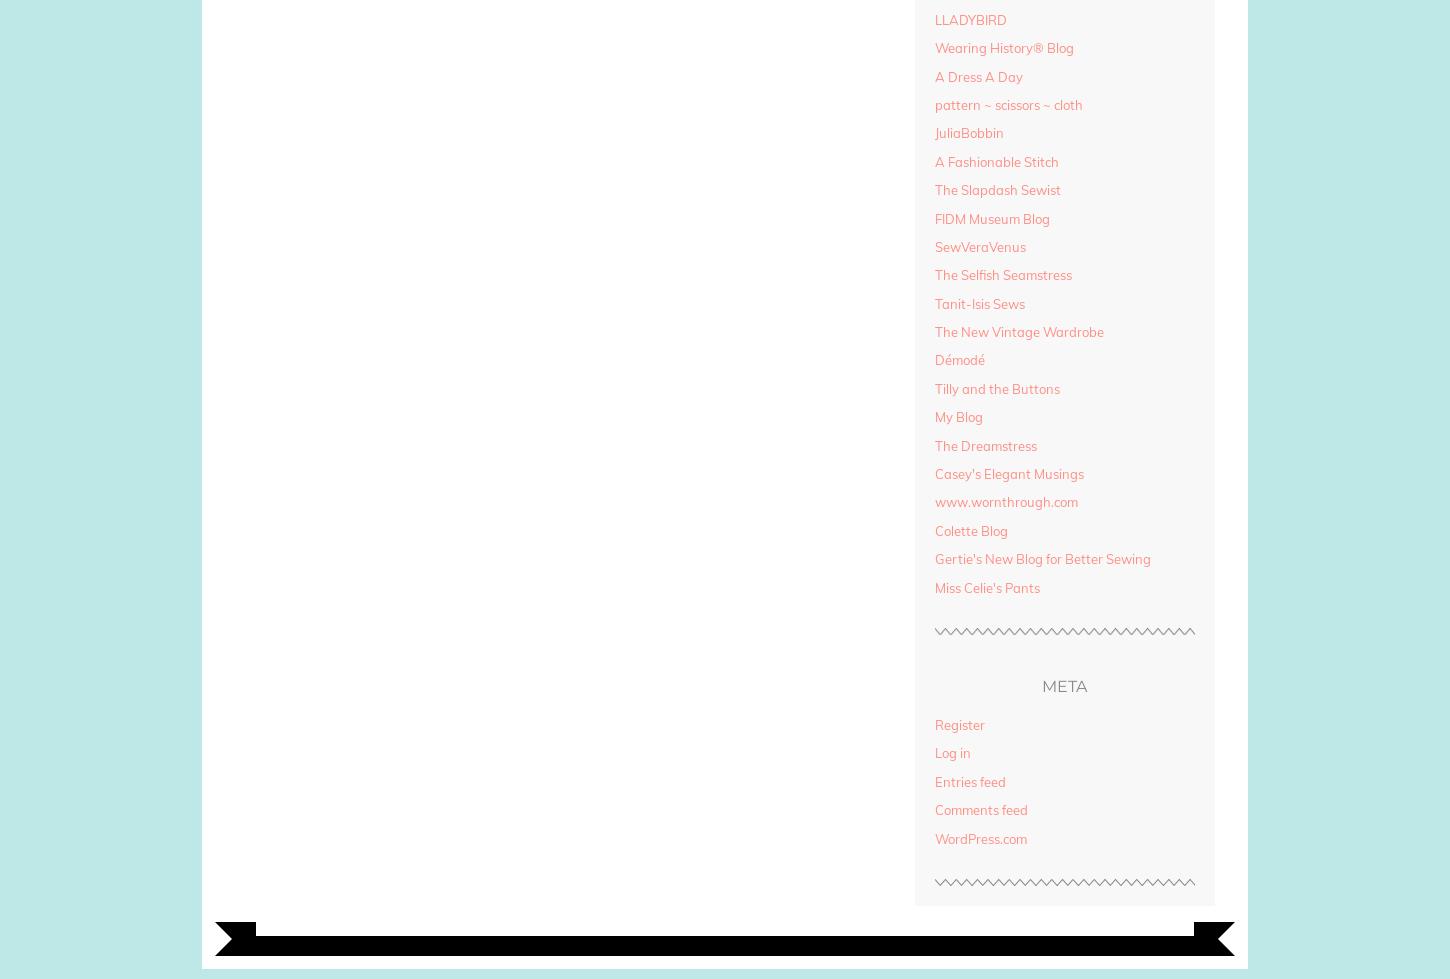 The height and width of the screenshot is (979, 1450). I want to click on 'The New Vintage Wardrobe', so click(1018, 331).